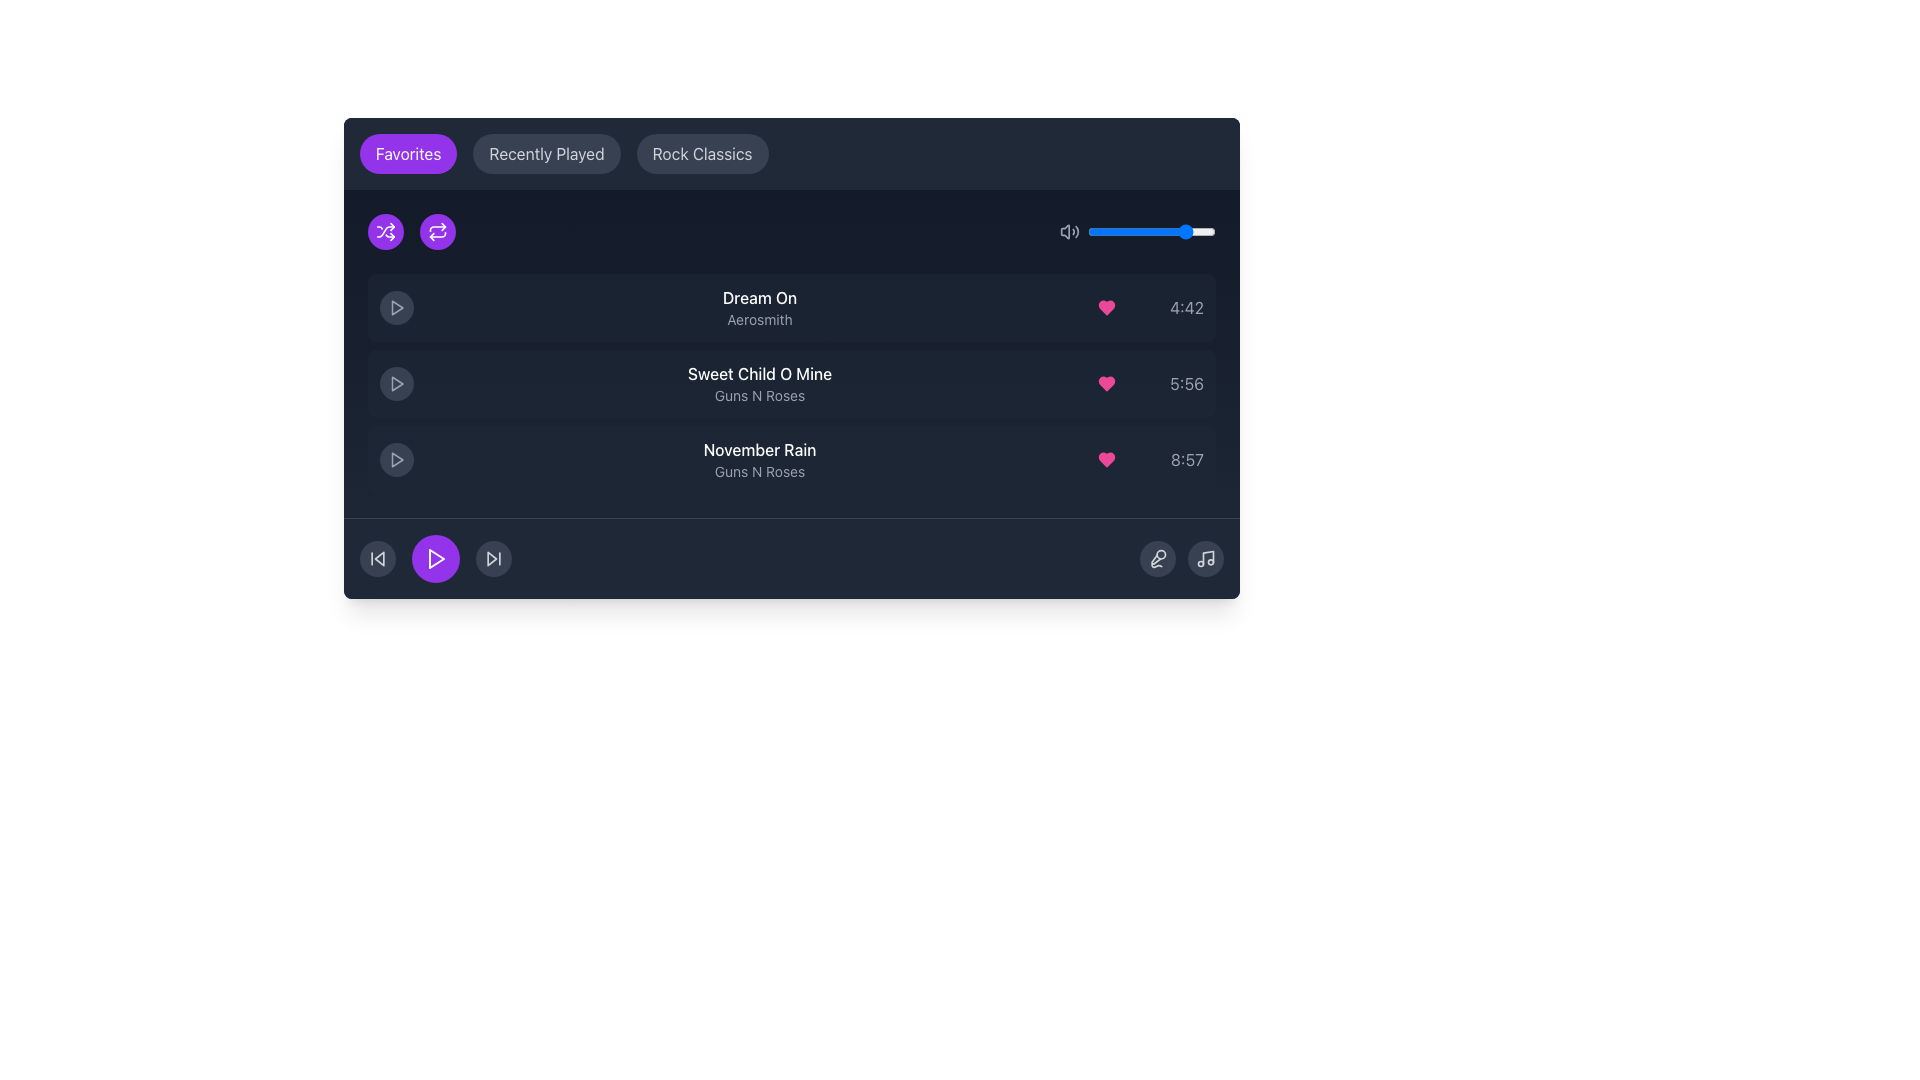 The image size is (1920, 1080). I want to click on the circular gray 'Skip Back' button with two arrows to trigger the hover effect, so click(378, 559).